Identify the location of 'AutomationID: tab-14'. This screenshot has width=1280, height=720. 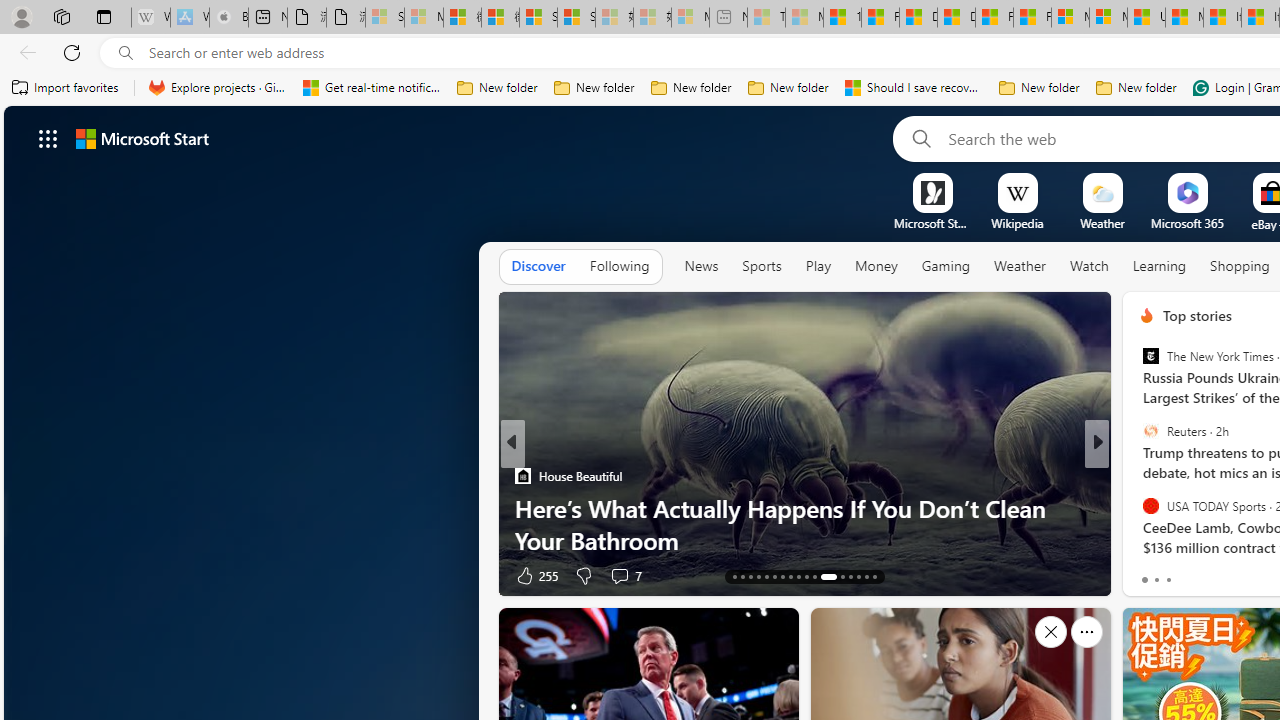
(742, 577).